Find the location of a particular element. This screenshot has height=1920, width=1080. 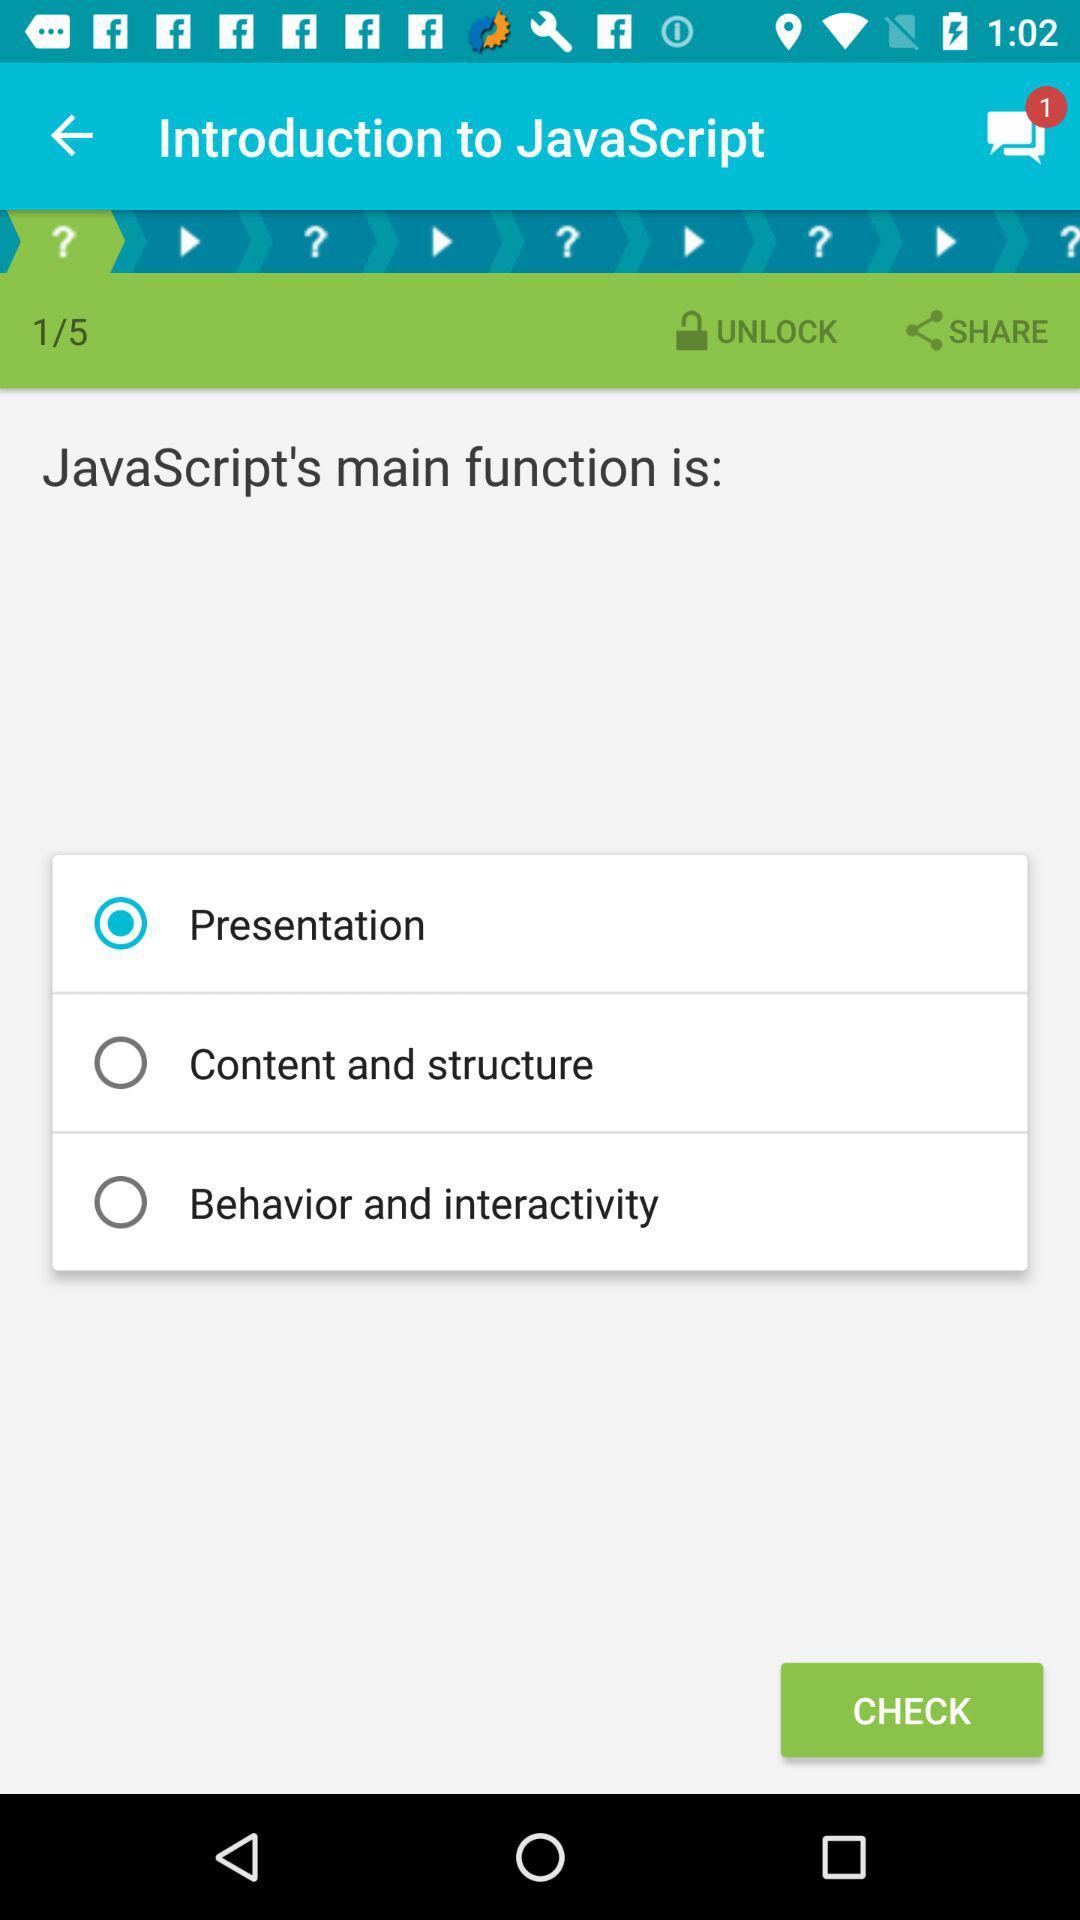

help is located at coordinates (61, 240).